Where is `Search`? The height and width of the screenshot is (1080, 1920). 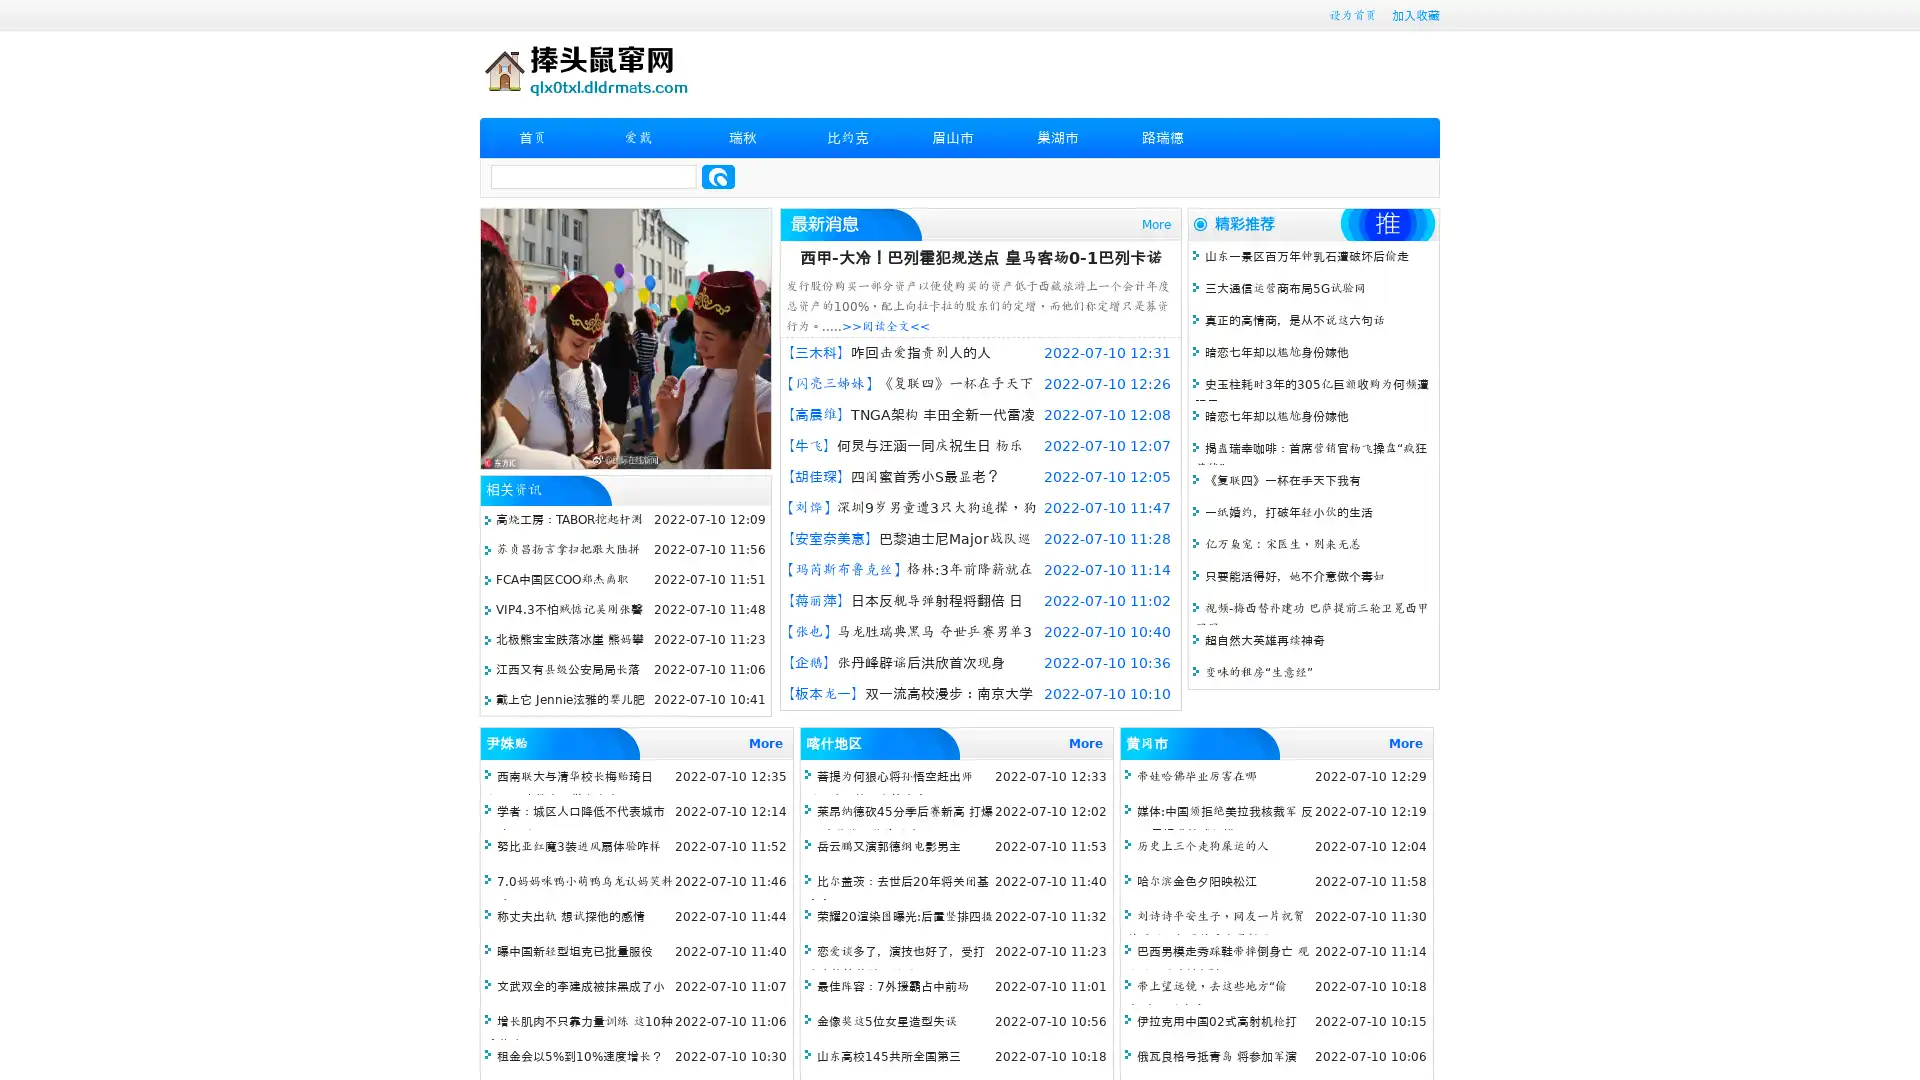 Search is located at coordinates (718, 176).